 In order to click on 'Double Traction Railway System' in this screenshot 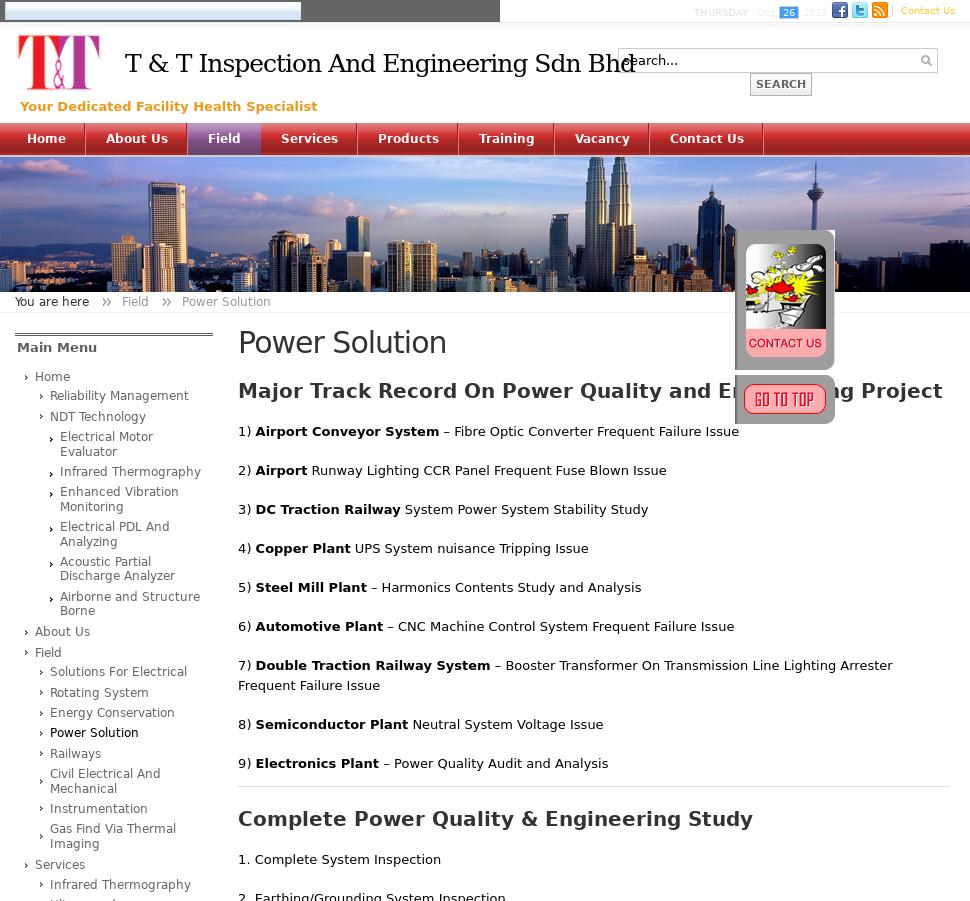, I will do `click(371, 665)`.